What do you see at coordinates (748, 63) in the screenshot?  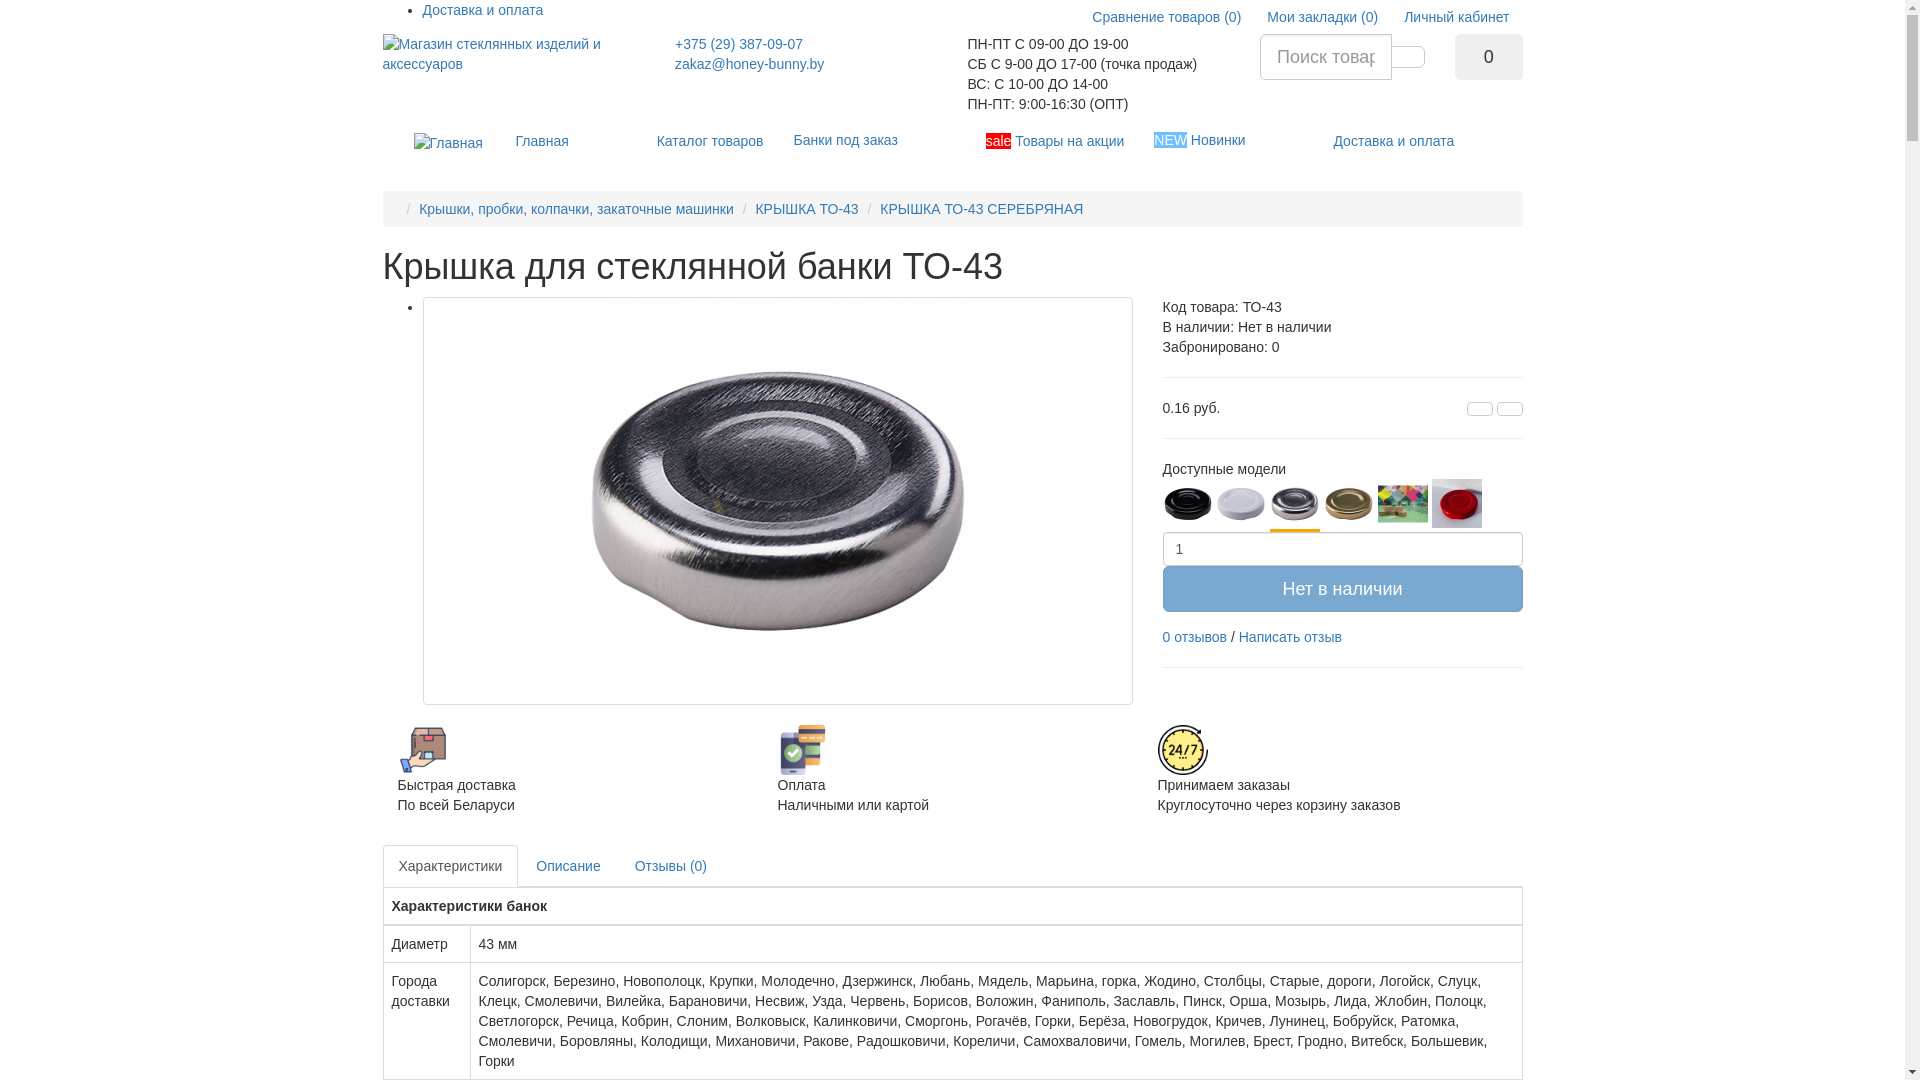 I see `'zakaz@honey-bunny.by'` at bounding box center [748, 63].